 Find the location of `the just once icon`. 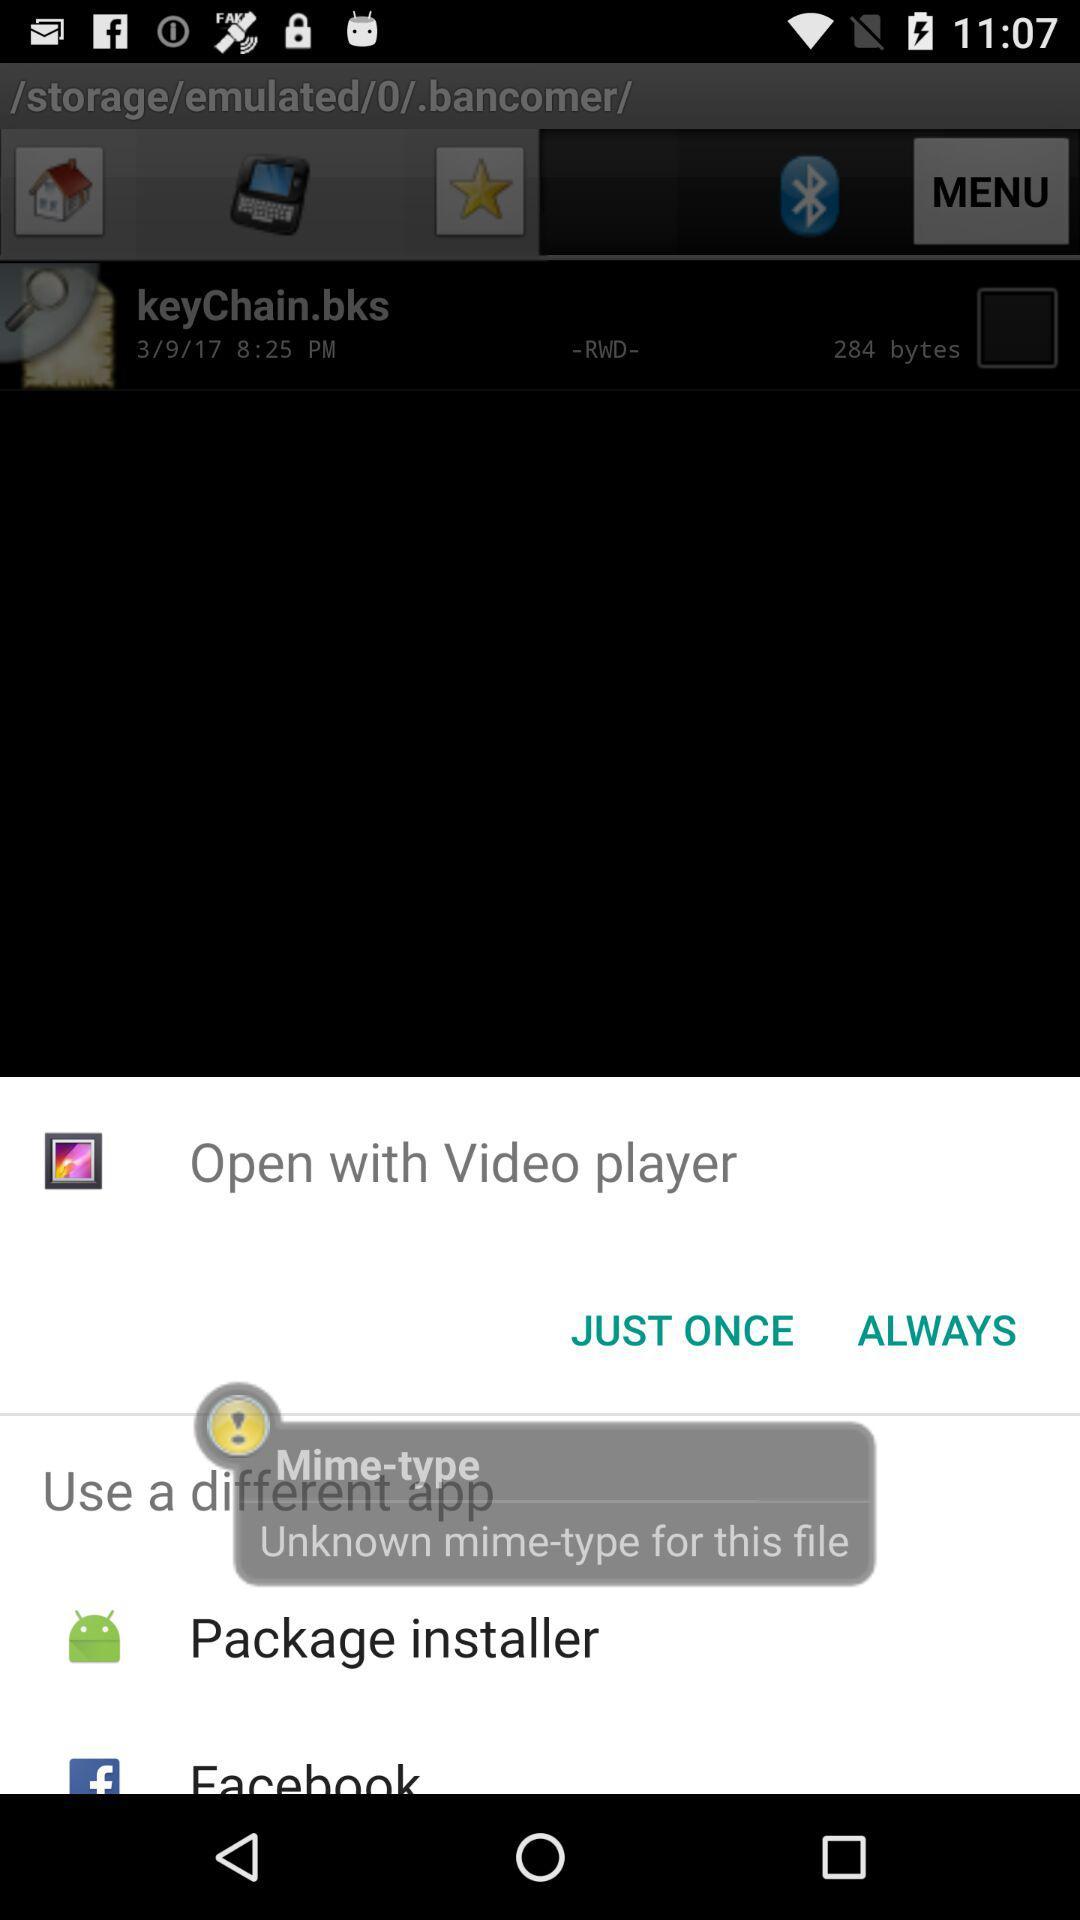

the just once icon is located at coordinates (681, 1329).